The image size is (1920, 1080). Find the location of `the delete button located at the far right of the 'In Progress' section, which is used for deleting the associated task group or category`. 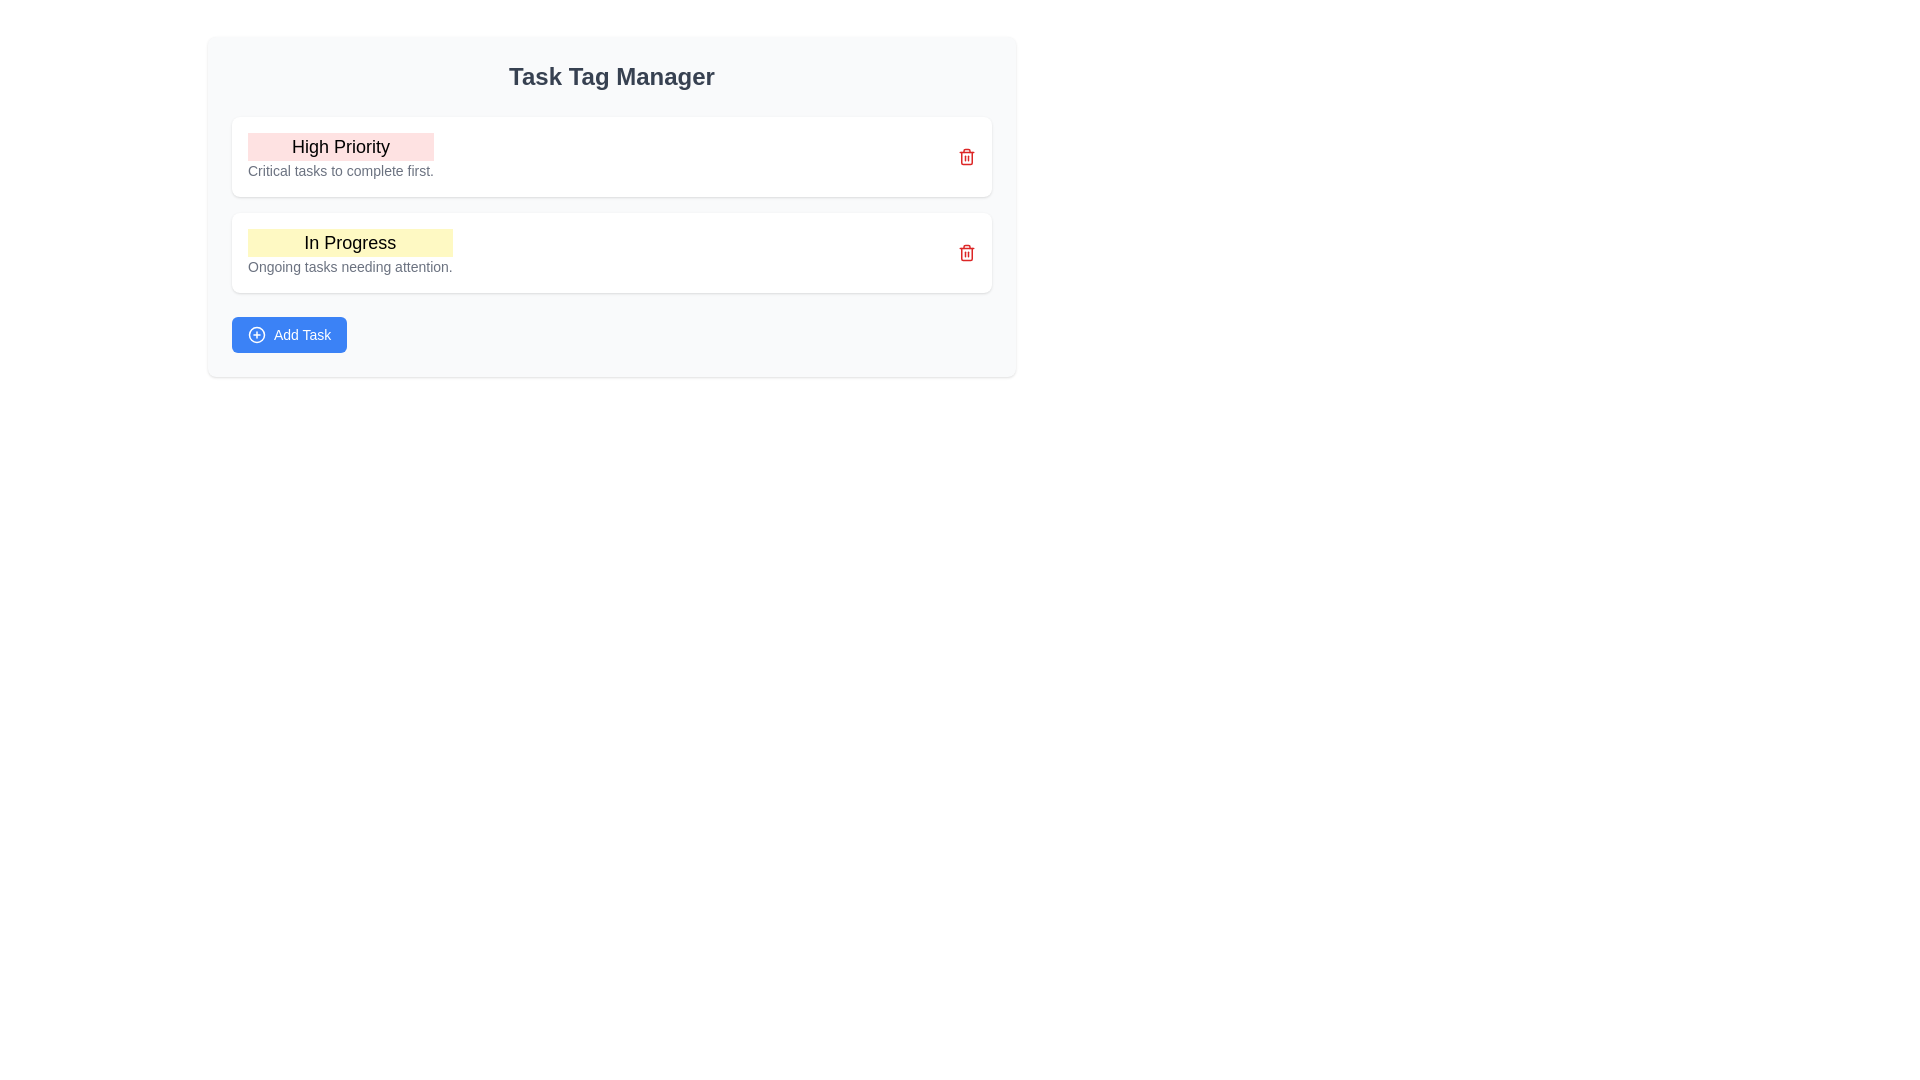

the delete button located at the far right of the 'In Progress' section, which is used for deleting the associated task group or category is located at coordinates (966, 252).